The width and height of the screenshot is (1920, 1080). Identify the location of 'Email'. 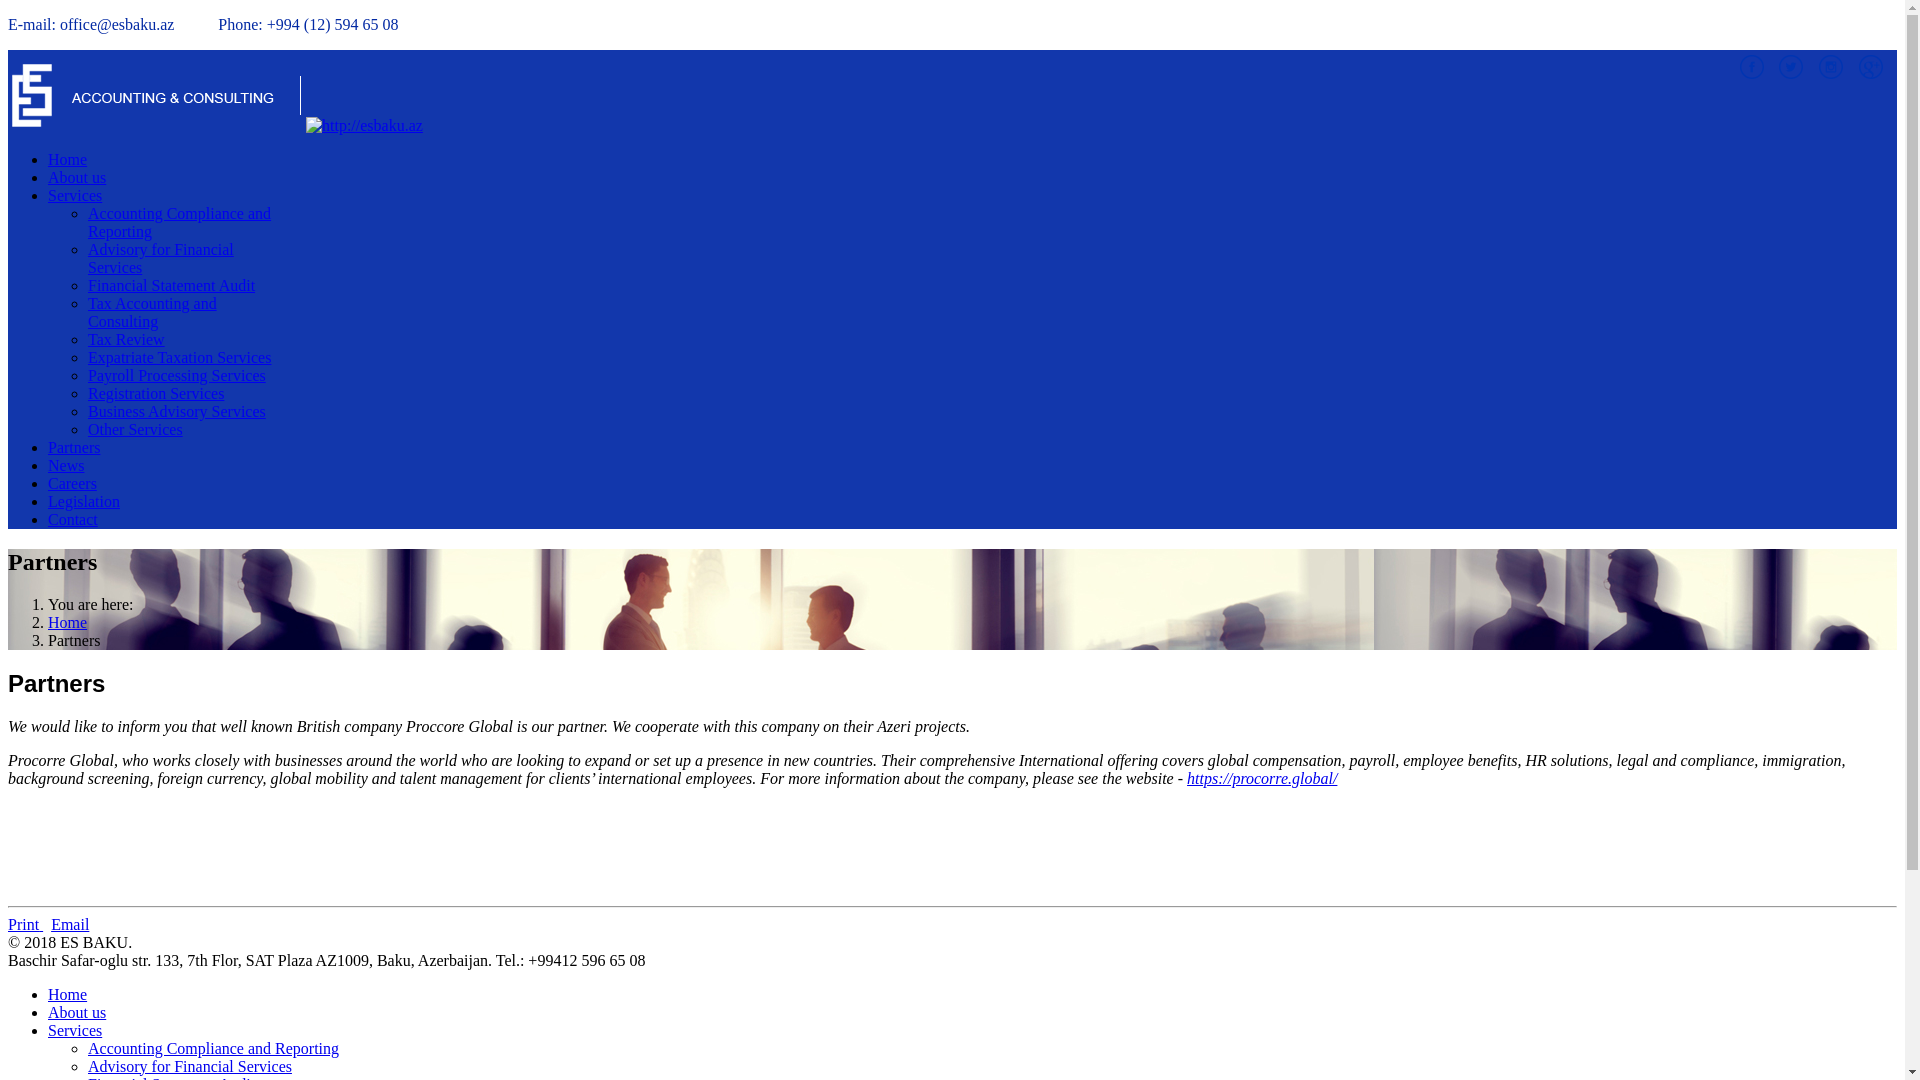
(51, 924).